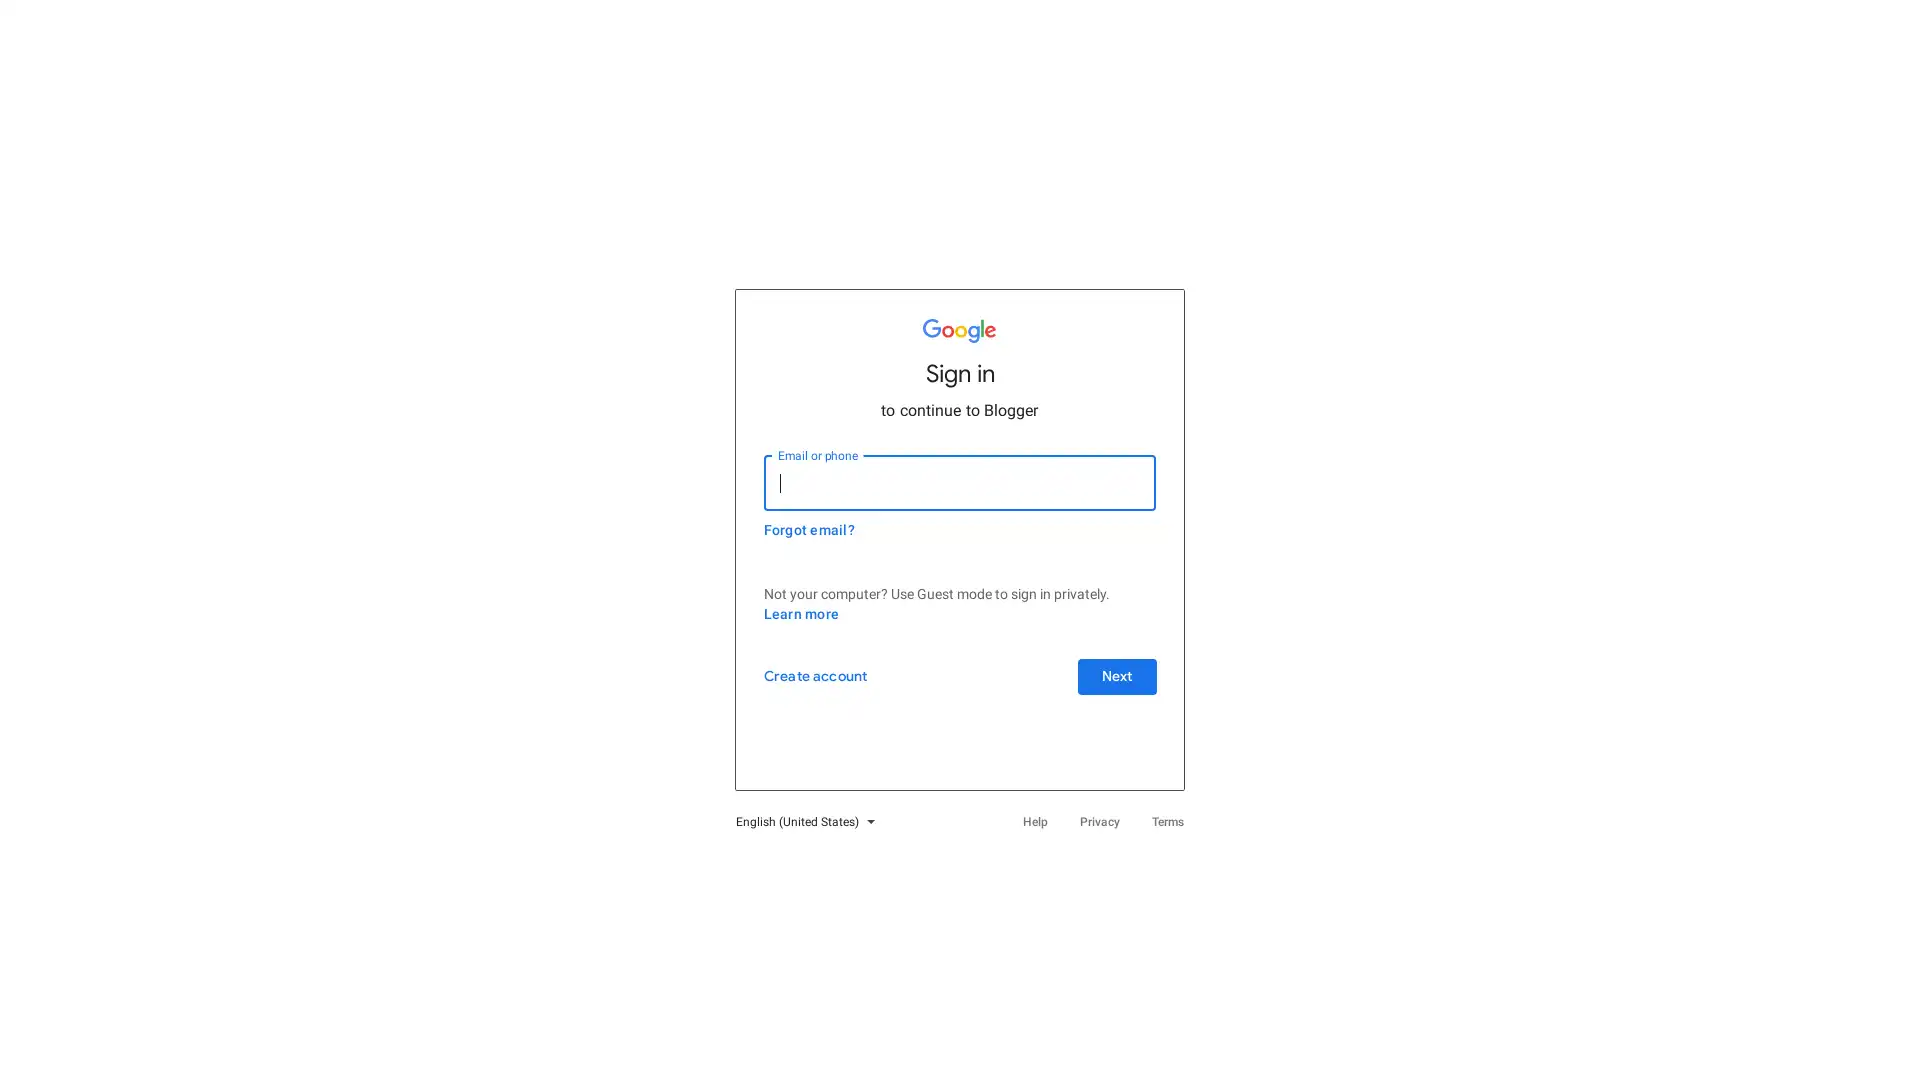  I want to click on Next, so click(1103, 693).